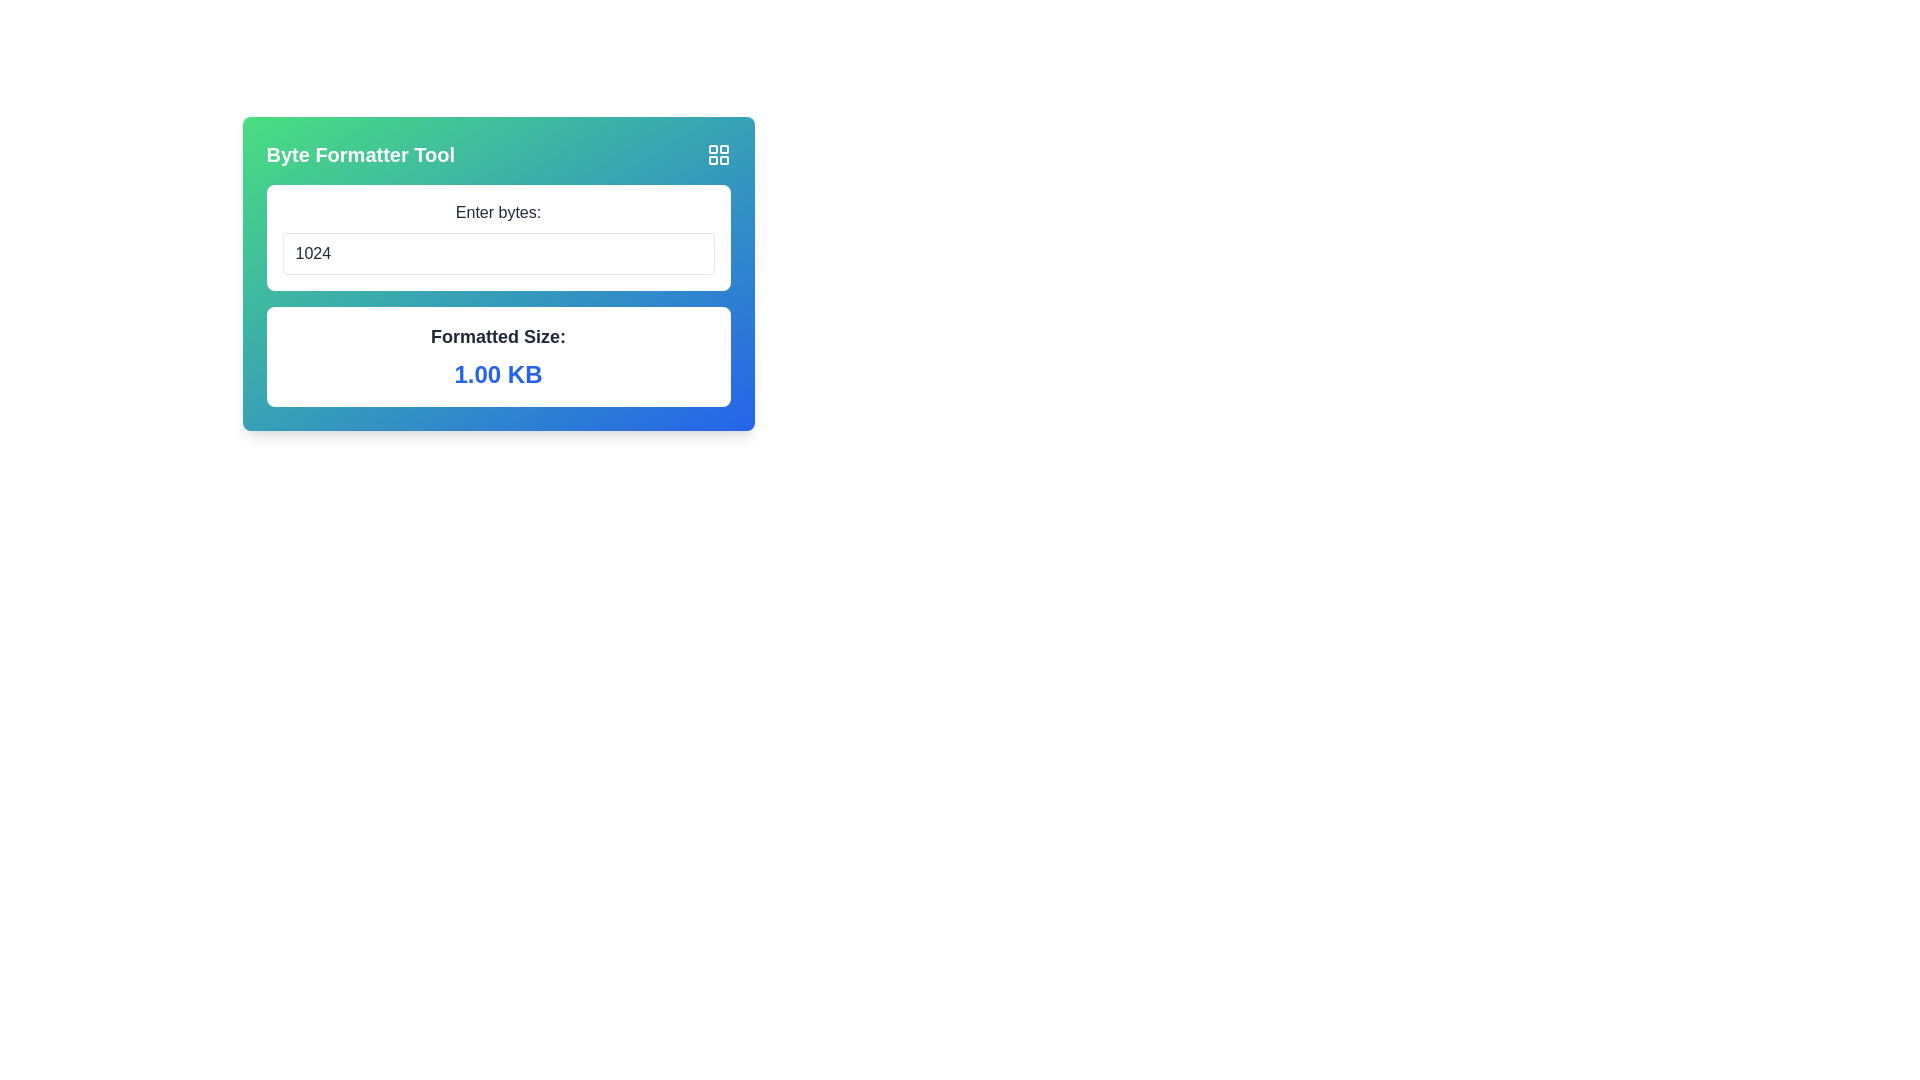 This screenshot has height=1080, width=1920. What do you see at coordinates (498, 335) in the screenshot?
I see `the Text label that describes the formatted size value, located in the middle-lower part of the card layout above the size value and below the input box` at bounding box center [498, 335].